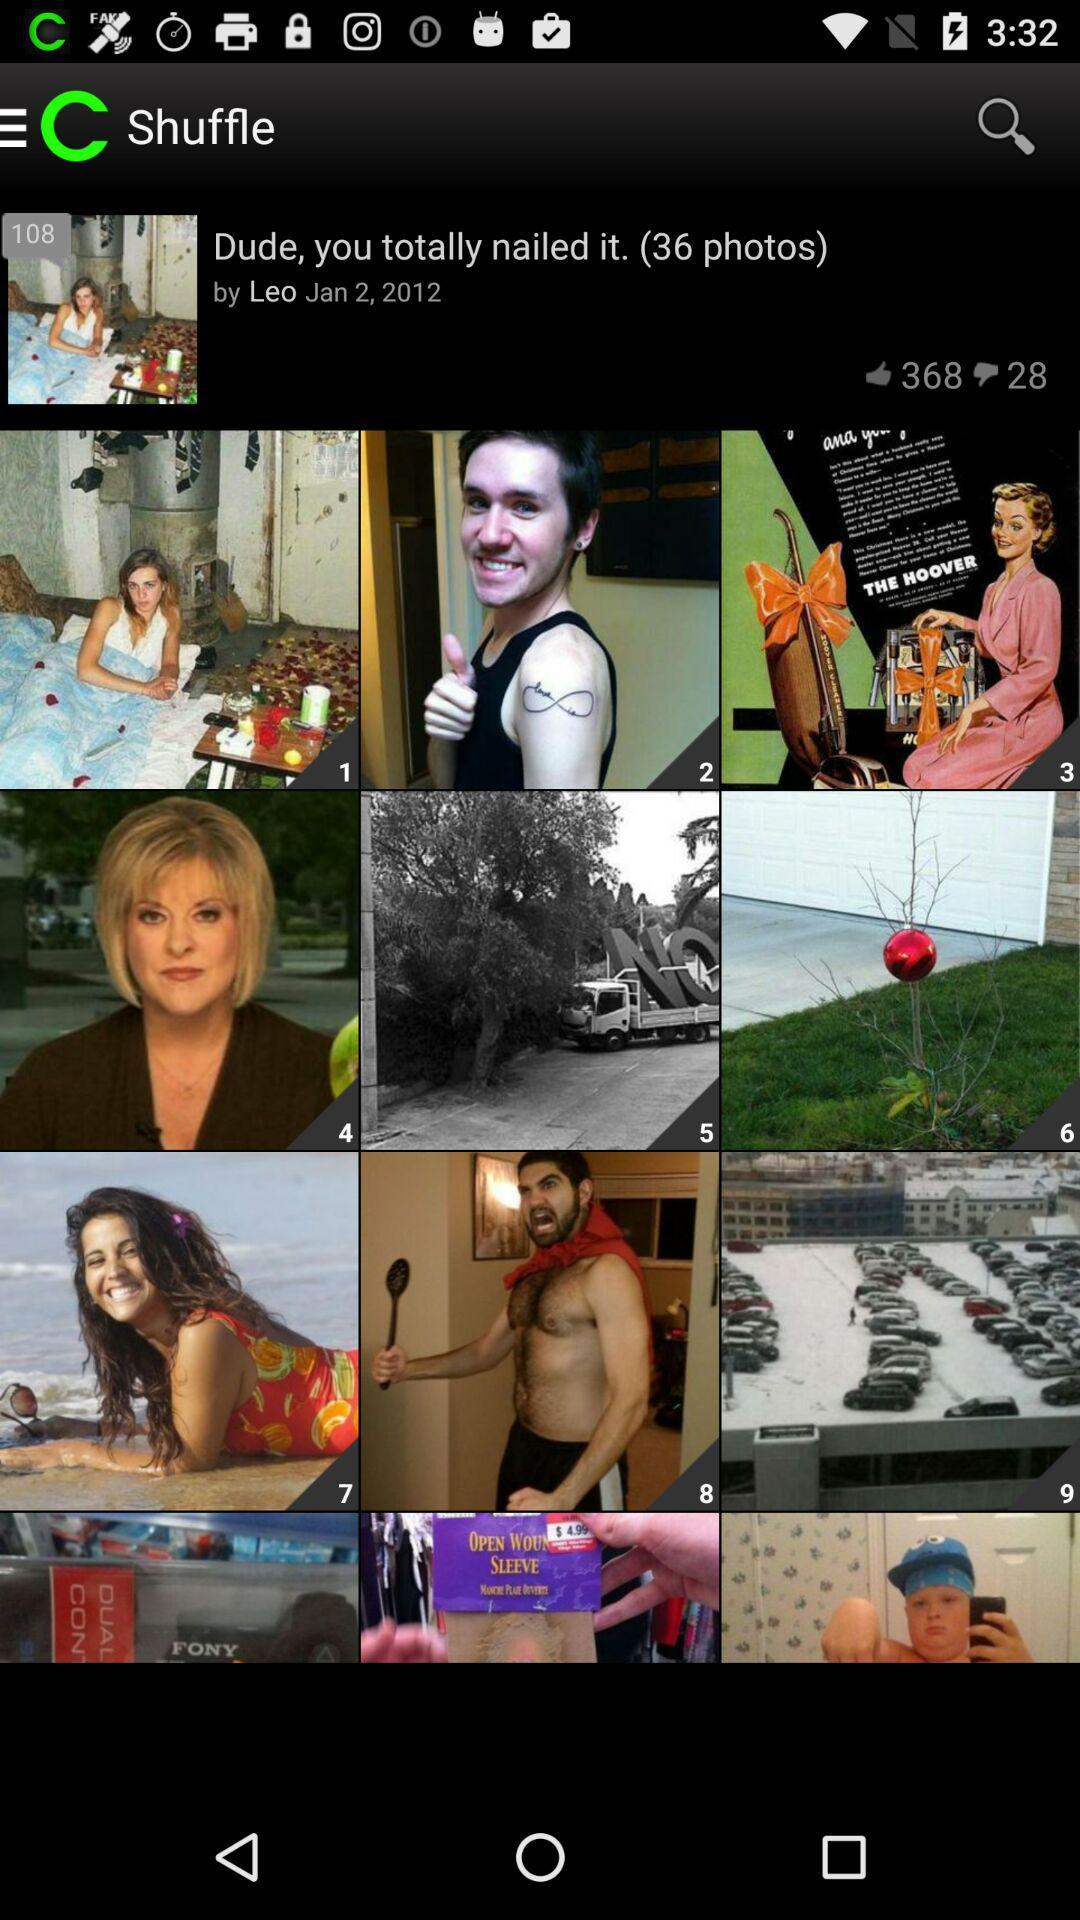 This screenshot has height=1920, width=1080. What do you see at coordinates (1006, 124) in the screenshot?
I see `app to the right of shuffle` at bounding box center [1006, 124].